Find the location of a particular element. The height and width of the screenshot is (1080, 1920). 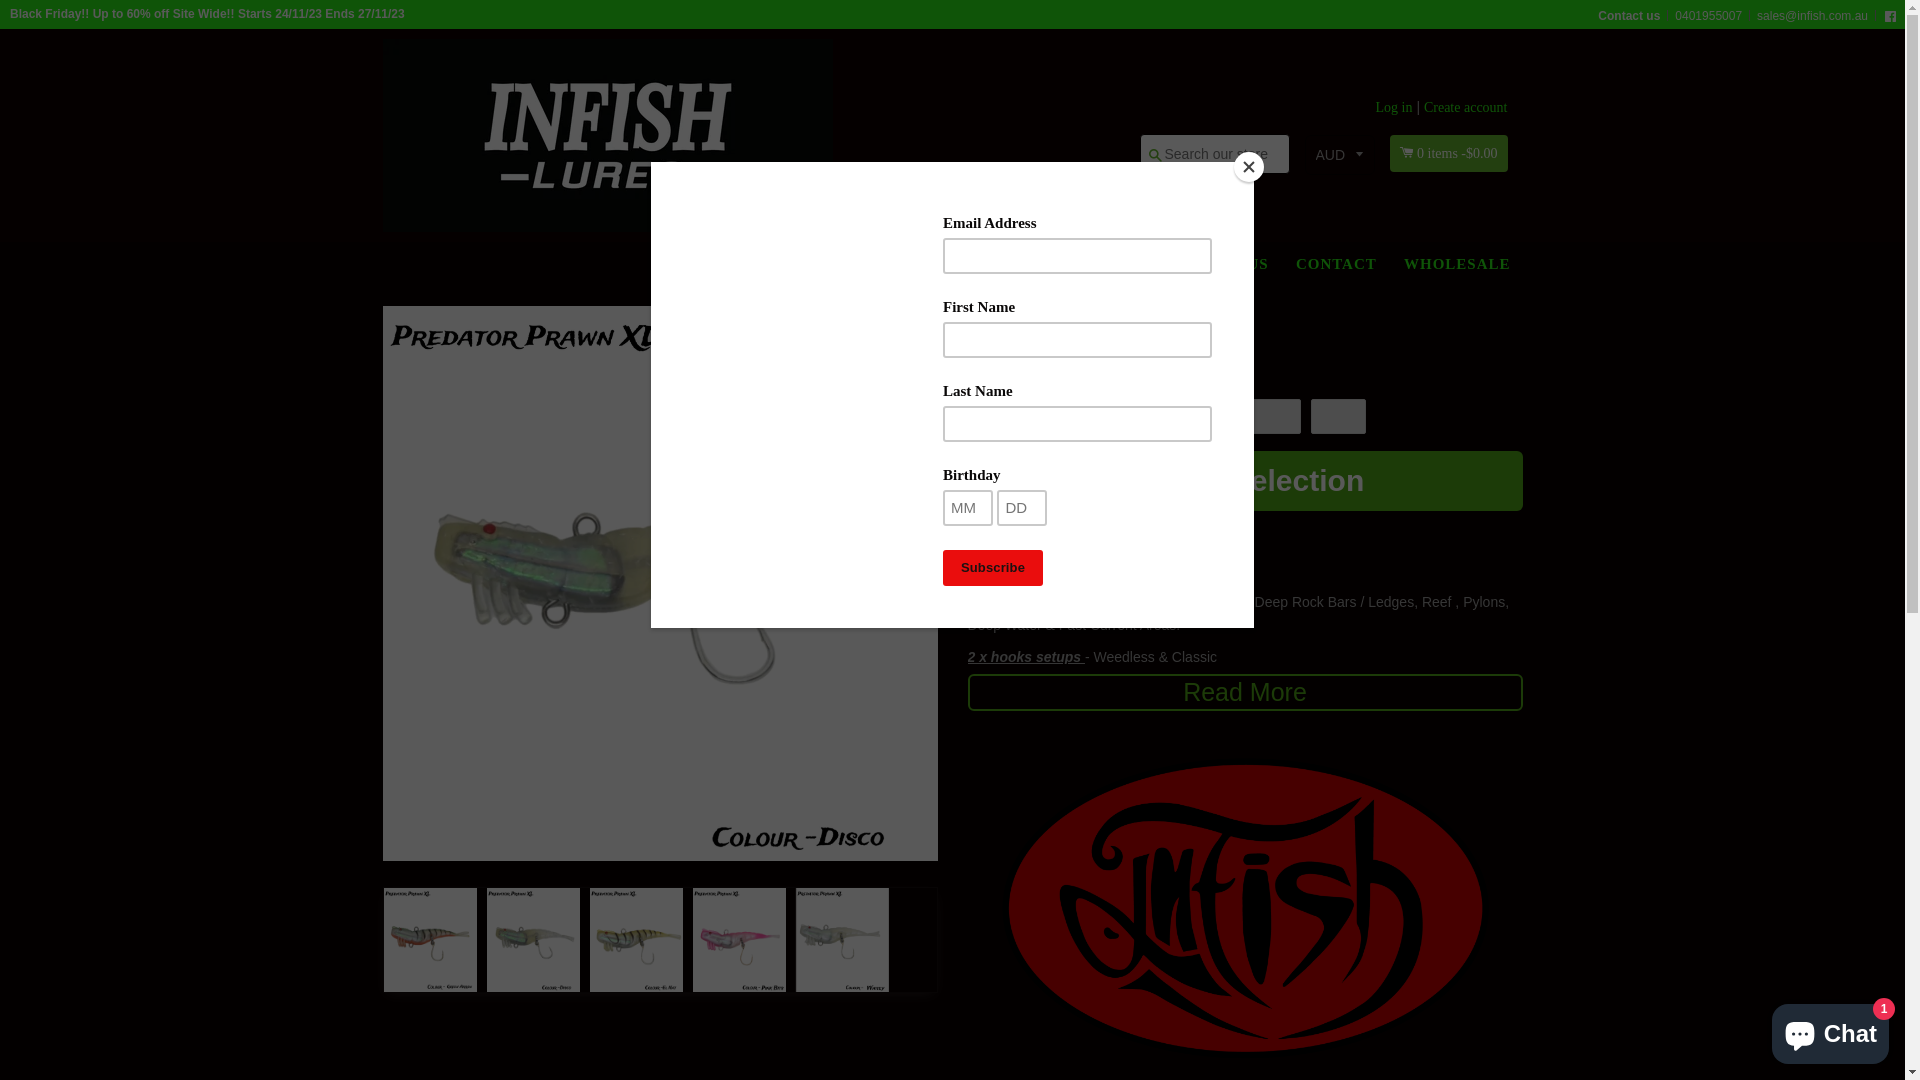

'WHOLESALE' is located at coordinates (1457, 262).